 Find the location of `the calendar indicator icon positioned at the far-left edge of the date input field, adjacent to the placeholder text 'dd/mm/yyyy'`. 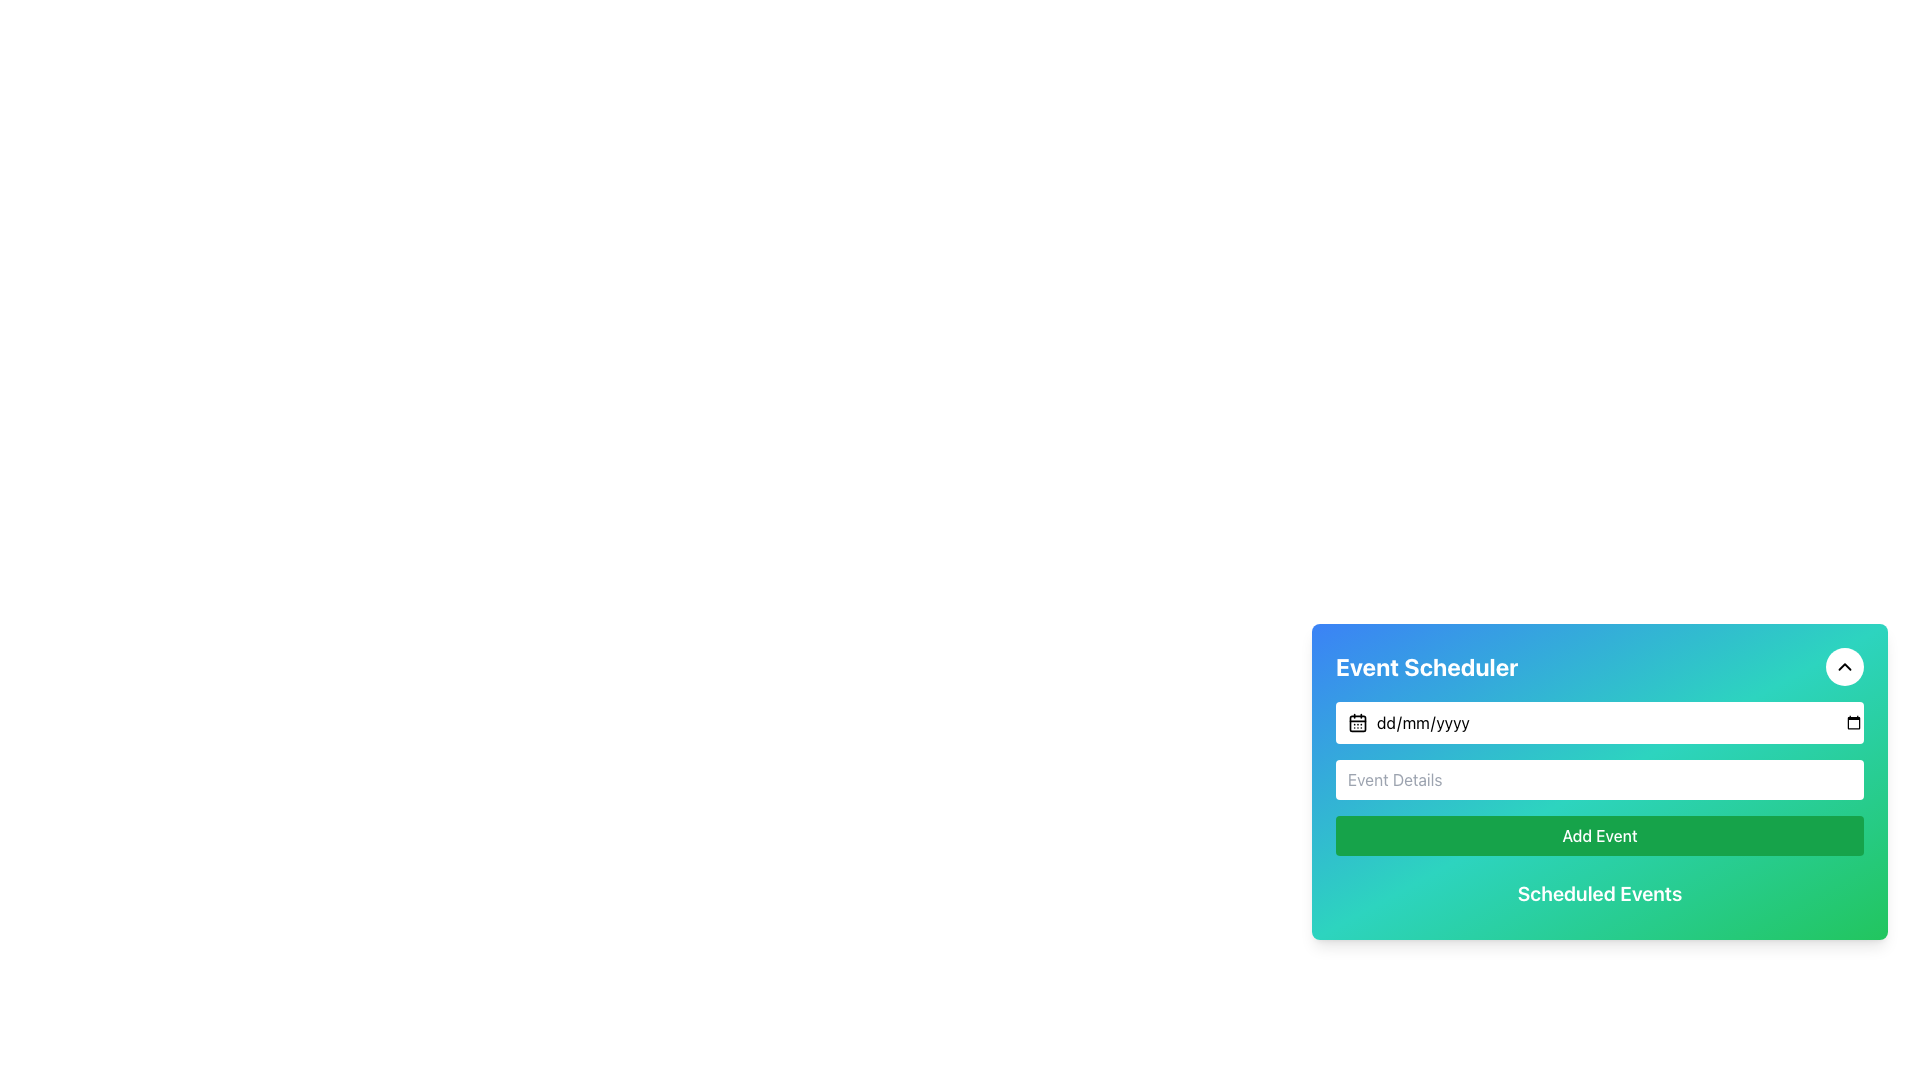

the calendar indicator icon positioned at the far-left edge of the date input field, adjacent to the placeholder text 'dd/mm/yyyy' is located at coordinates (1358, 722).